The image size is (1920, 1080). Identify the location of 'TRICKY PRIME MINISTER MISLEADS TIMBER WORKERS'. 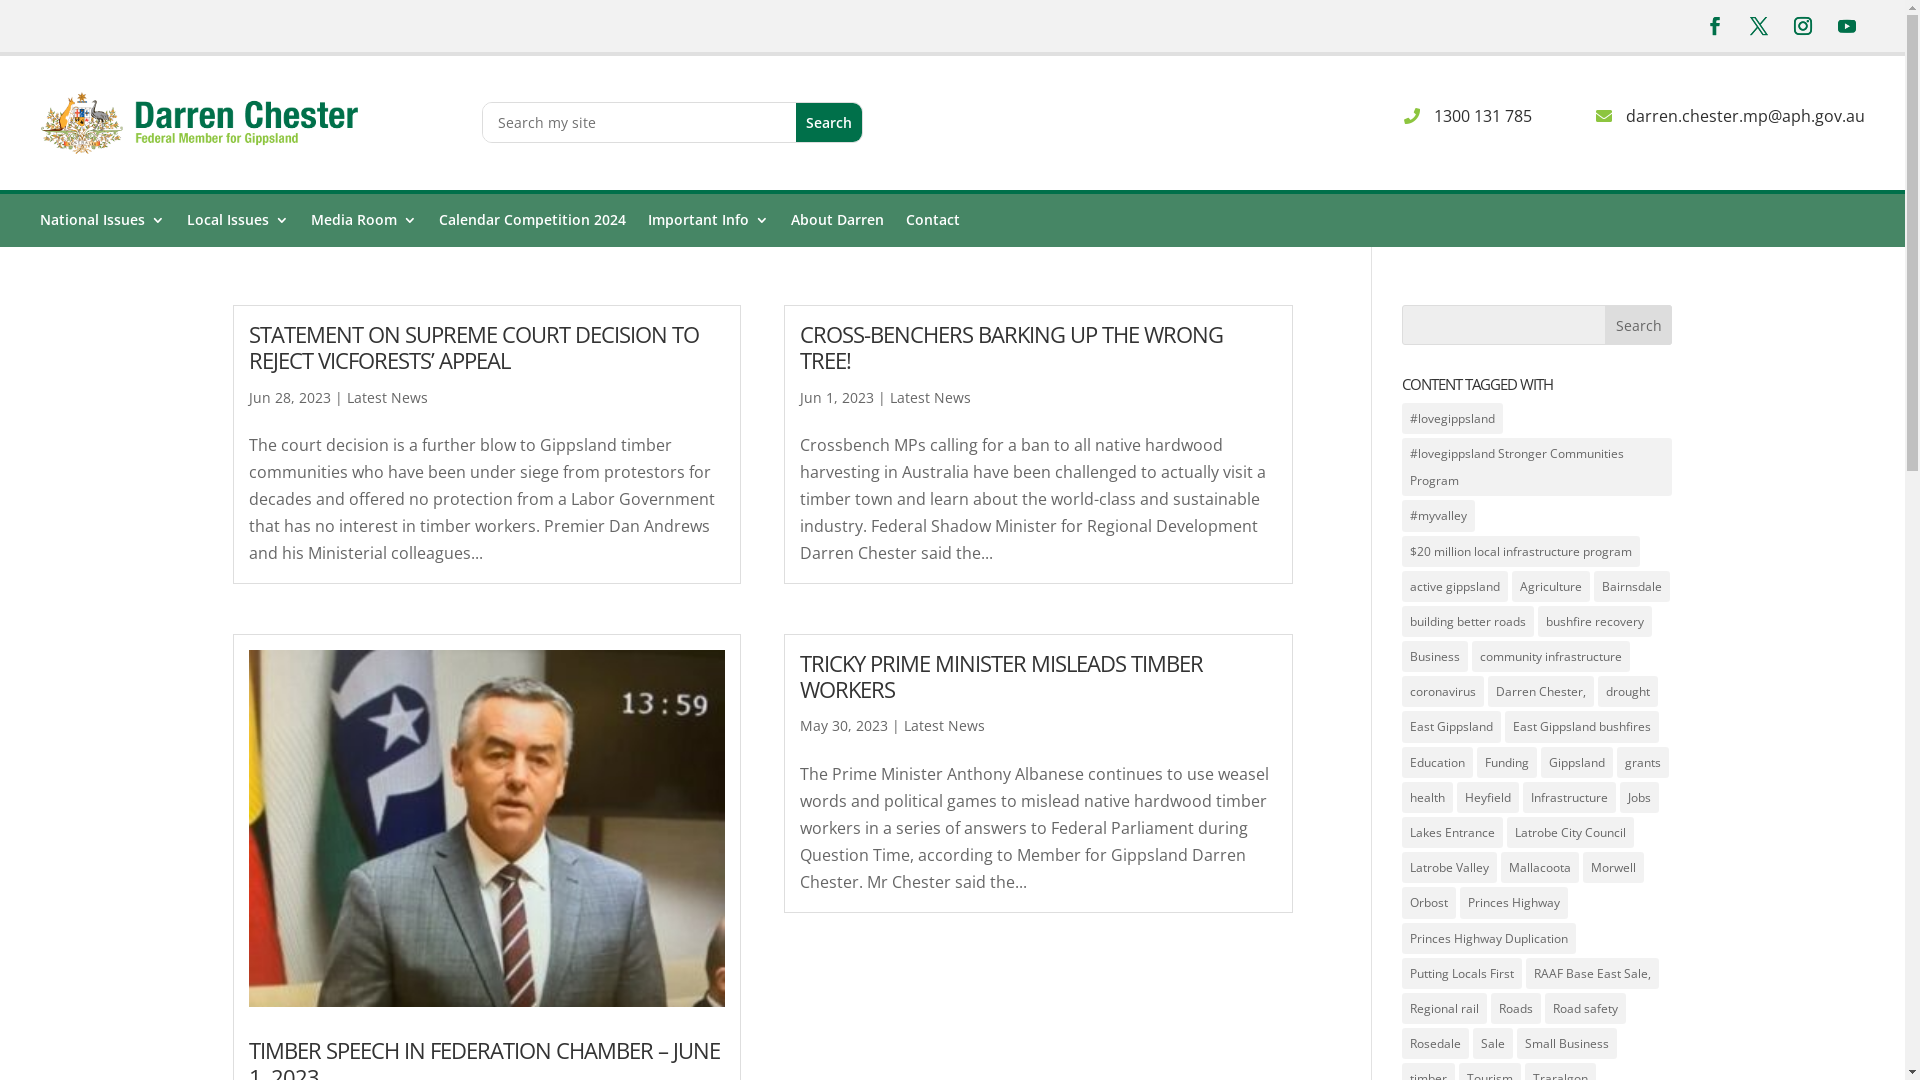
(1001, 675).